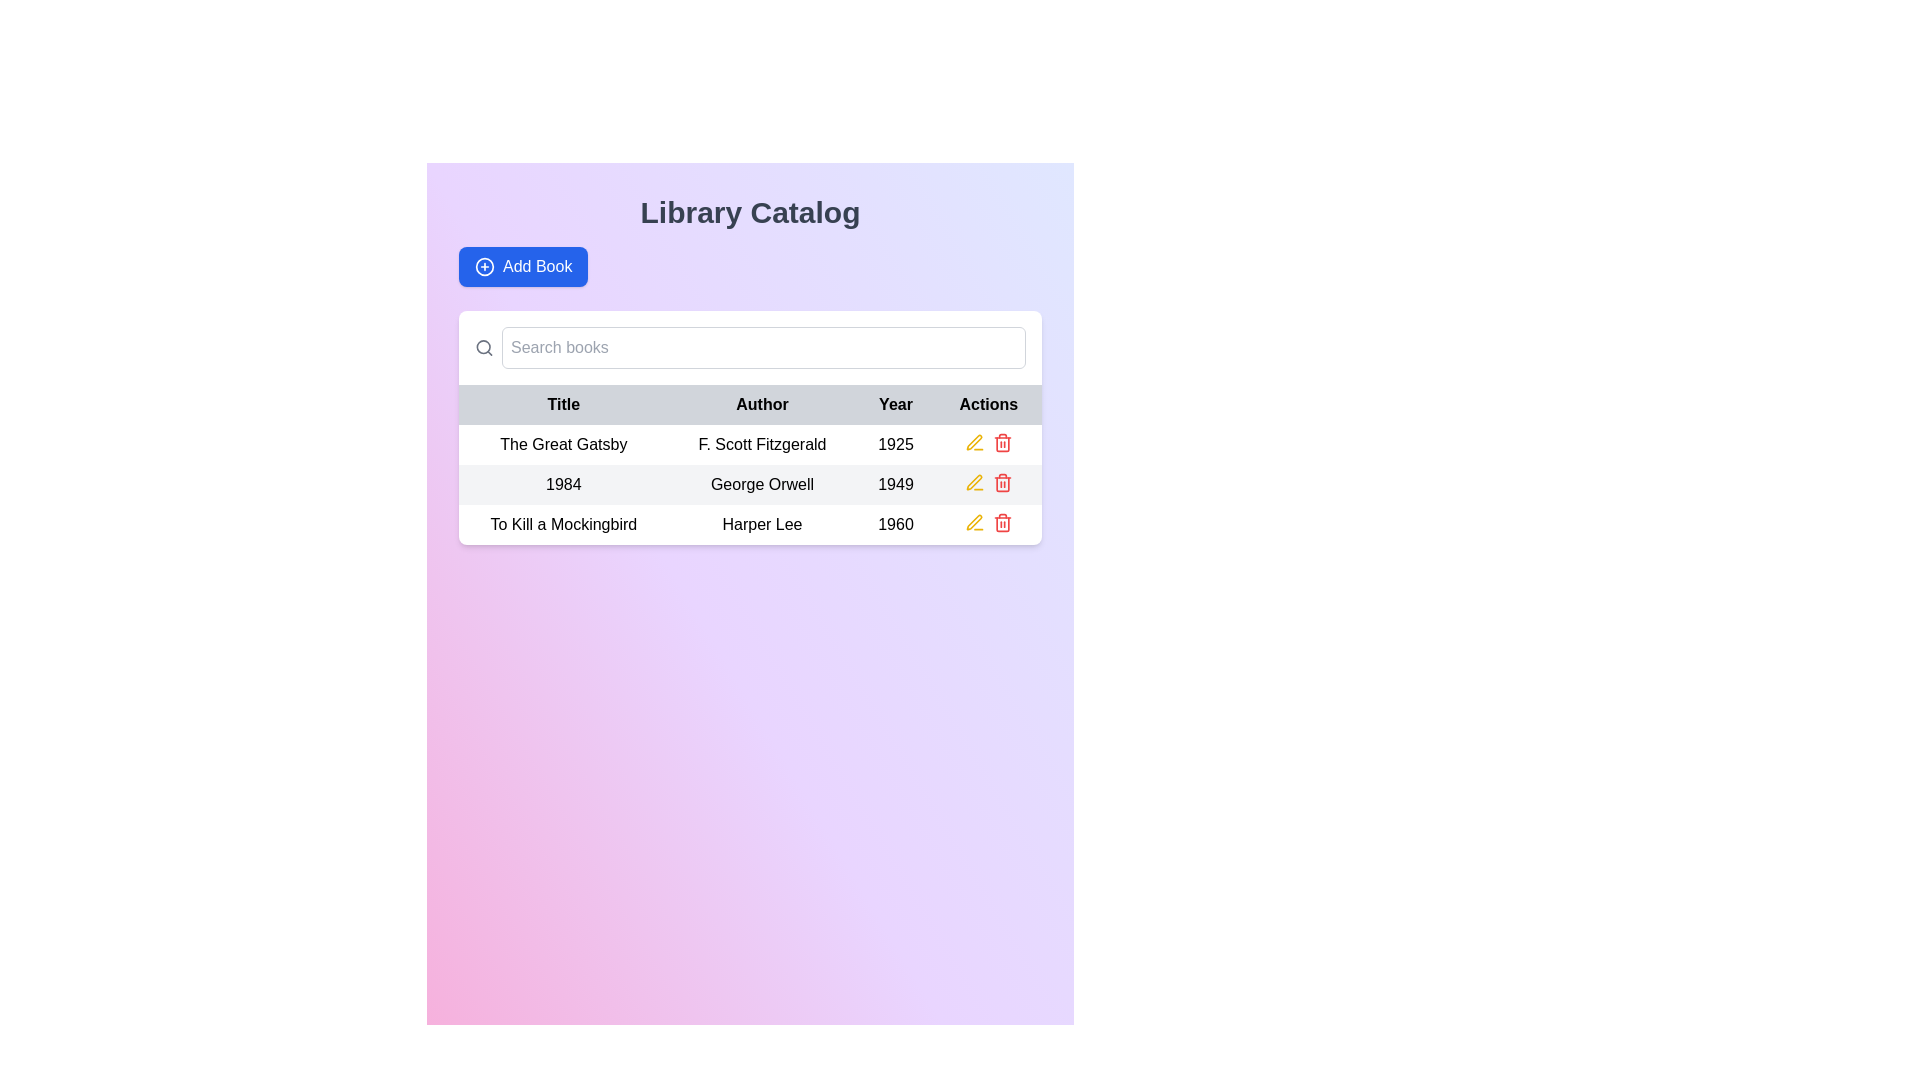 This screenshot has height=1080, width=1920. What do you see at coordinates (895, 405) in the screenshot?
I see `the 'Year' column header label, which categorizes the data below it under the 'Year' attribute in the table` at bounding box center [895, 405].